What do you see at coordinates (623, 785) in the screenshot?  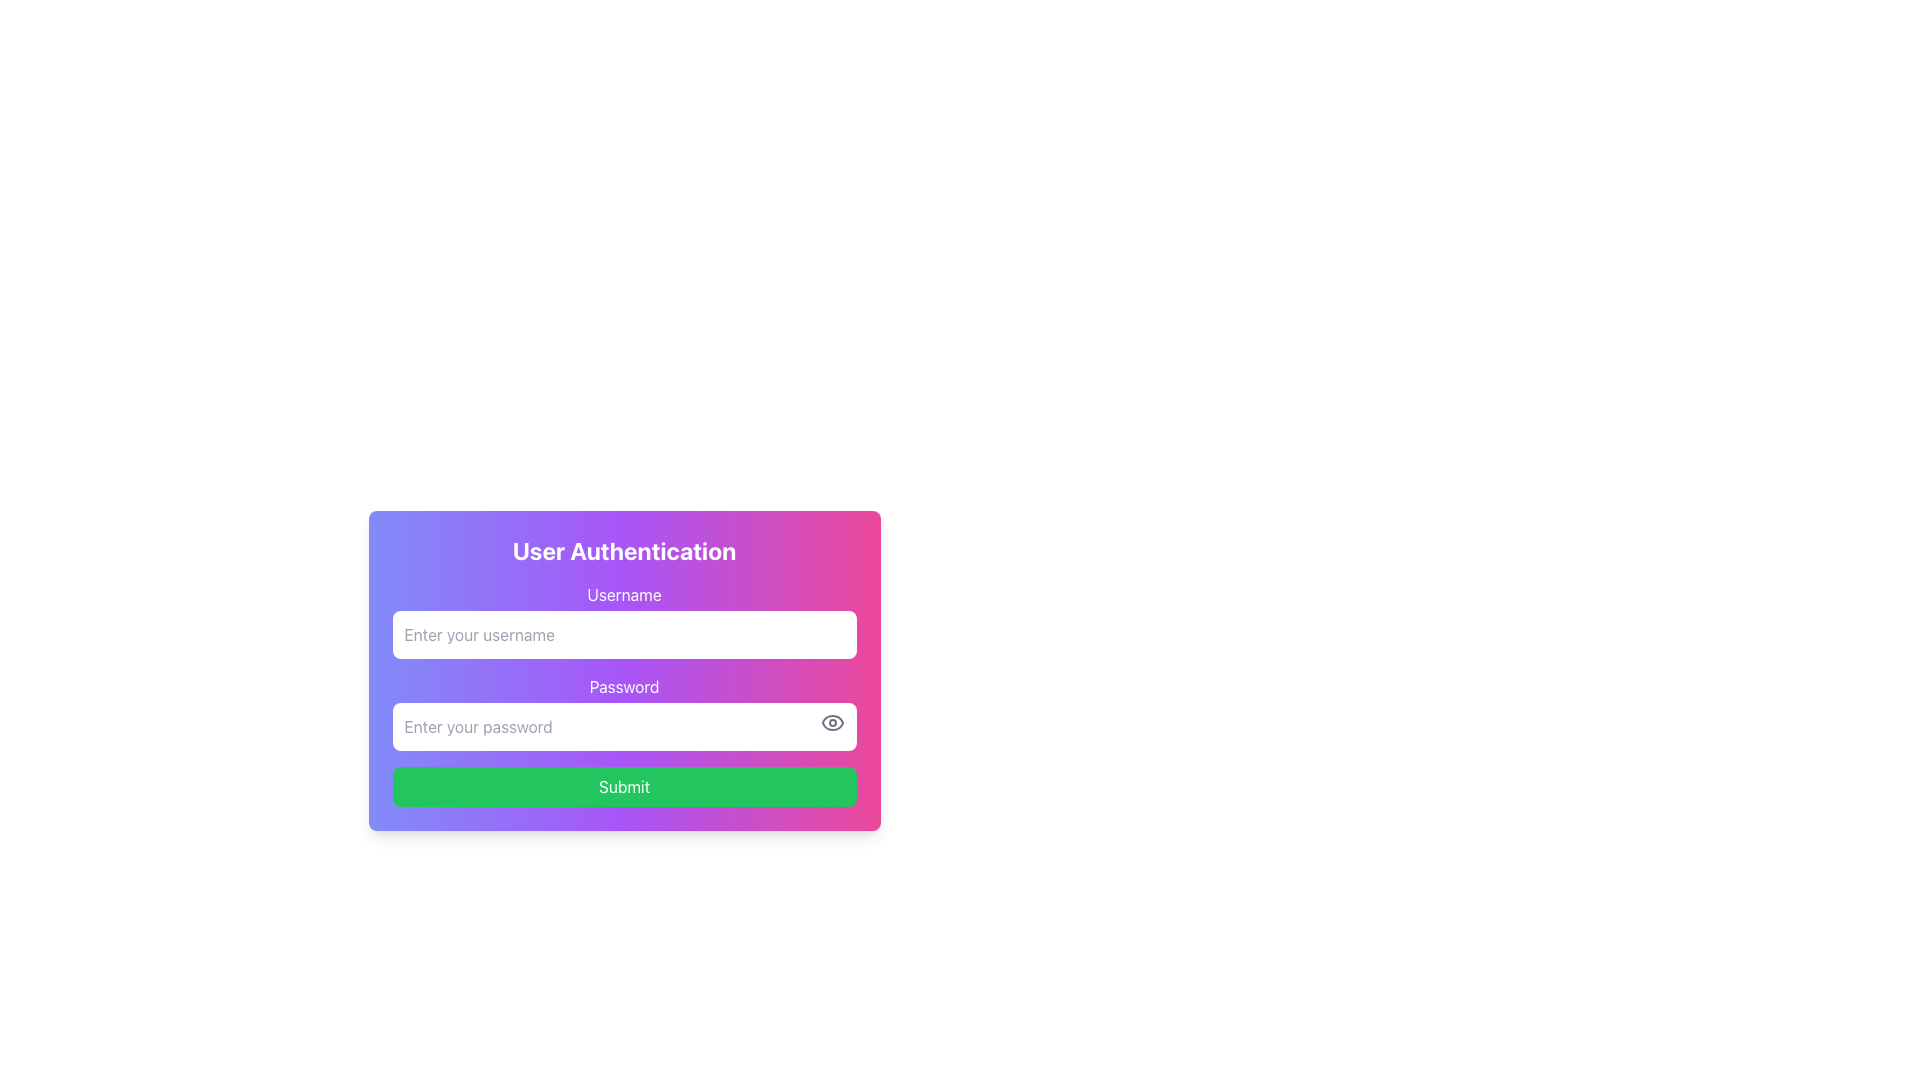 I see `the Submit button located at the bottom of the user authentication form` at bounding box center [623, 785].